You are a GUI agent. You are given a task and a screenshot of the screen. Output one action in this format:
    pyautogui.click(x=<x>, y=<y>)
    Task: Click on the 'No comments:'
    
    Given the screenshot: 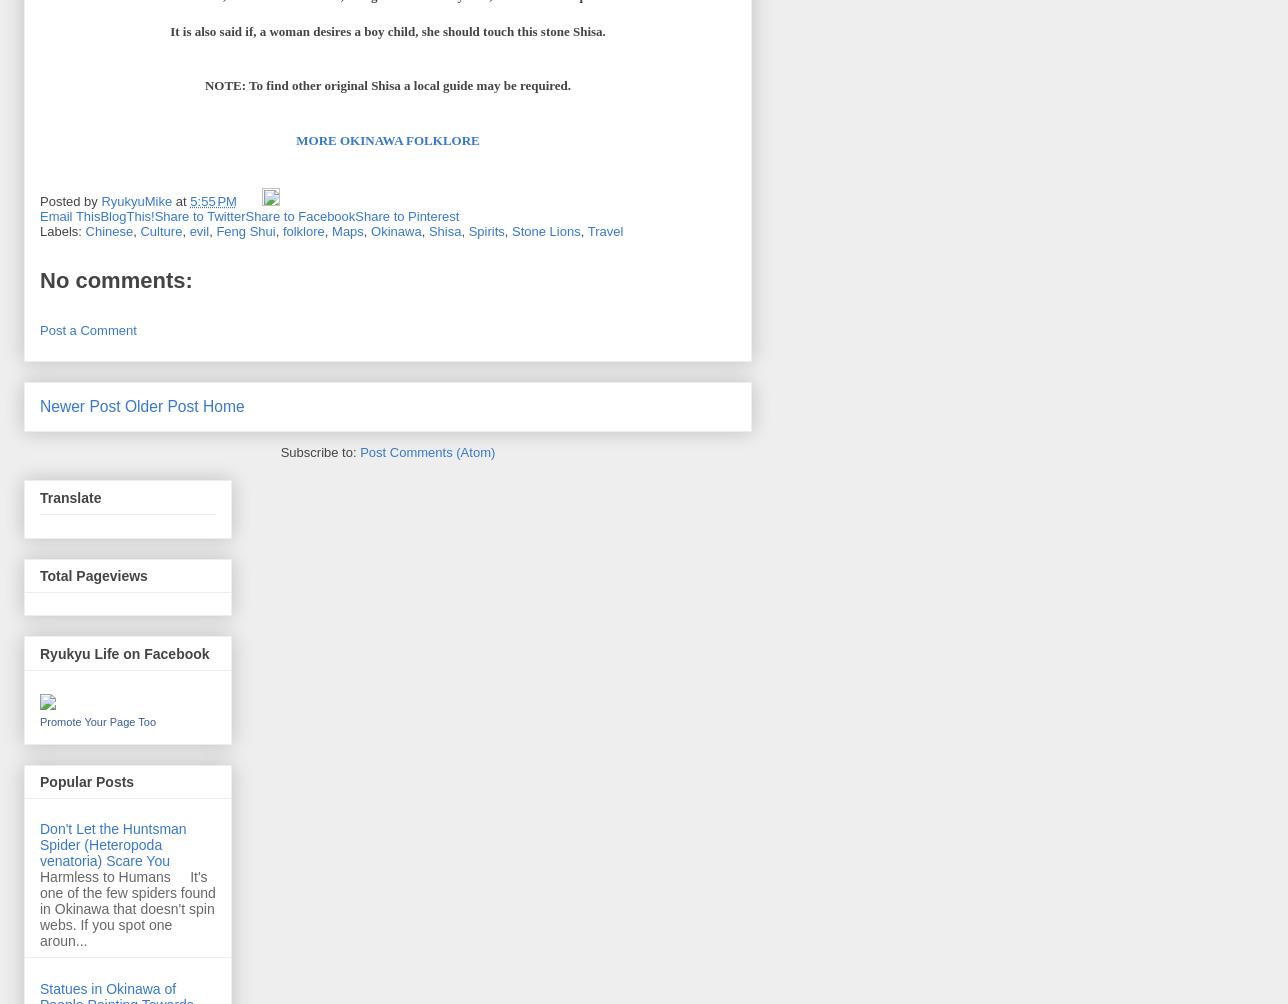 What is the action you would take?
    pyautogui.click(x=116, y=280)
    